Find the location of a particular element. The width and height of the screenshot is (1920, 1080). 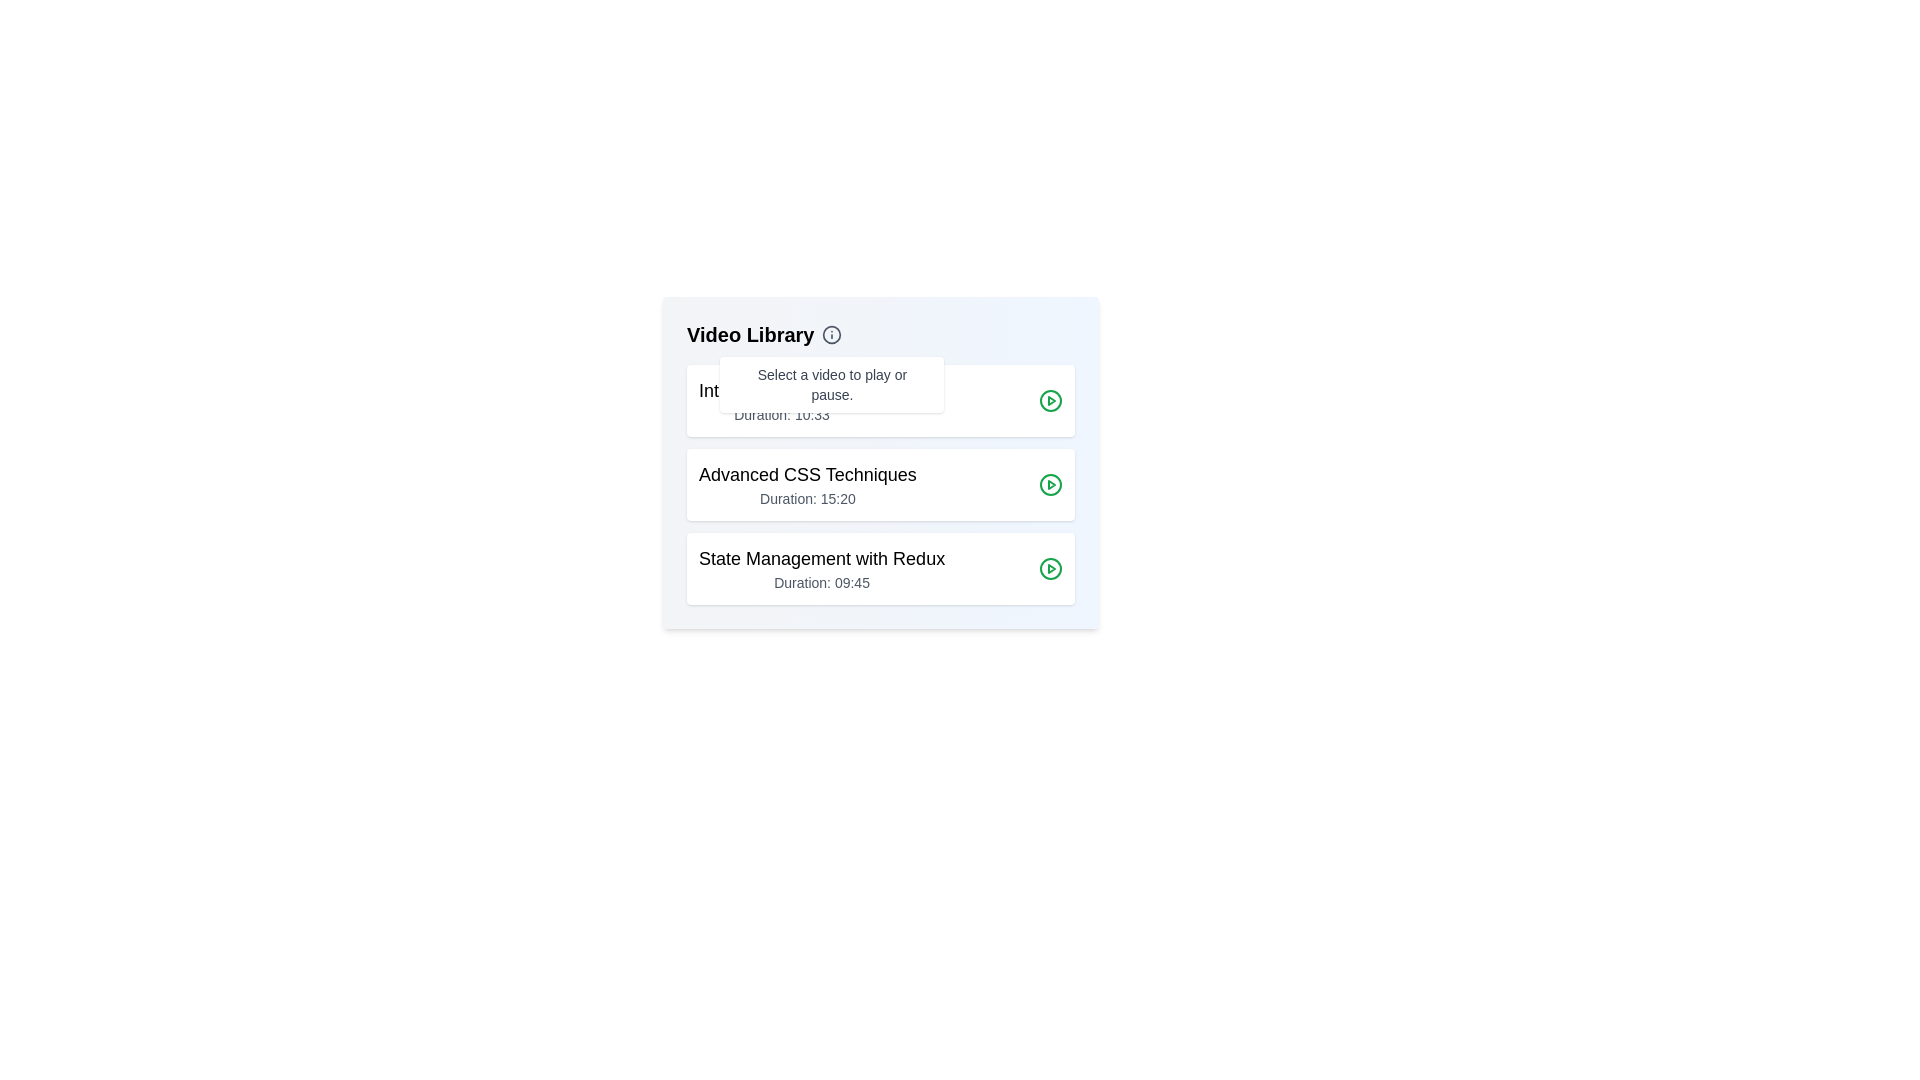

the title text of the video or course module located in the third item under the 'Video Library' section is located at coordinates (822, 559).